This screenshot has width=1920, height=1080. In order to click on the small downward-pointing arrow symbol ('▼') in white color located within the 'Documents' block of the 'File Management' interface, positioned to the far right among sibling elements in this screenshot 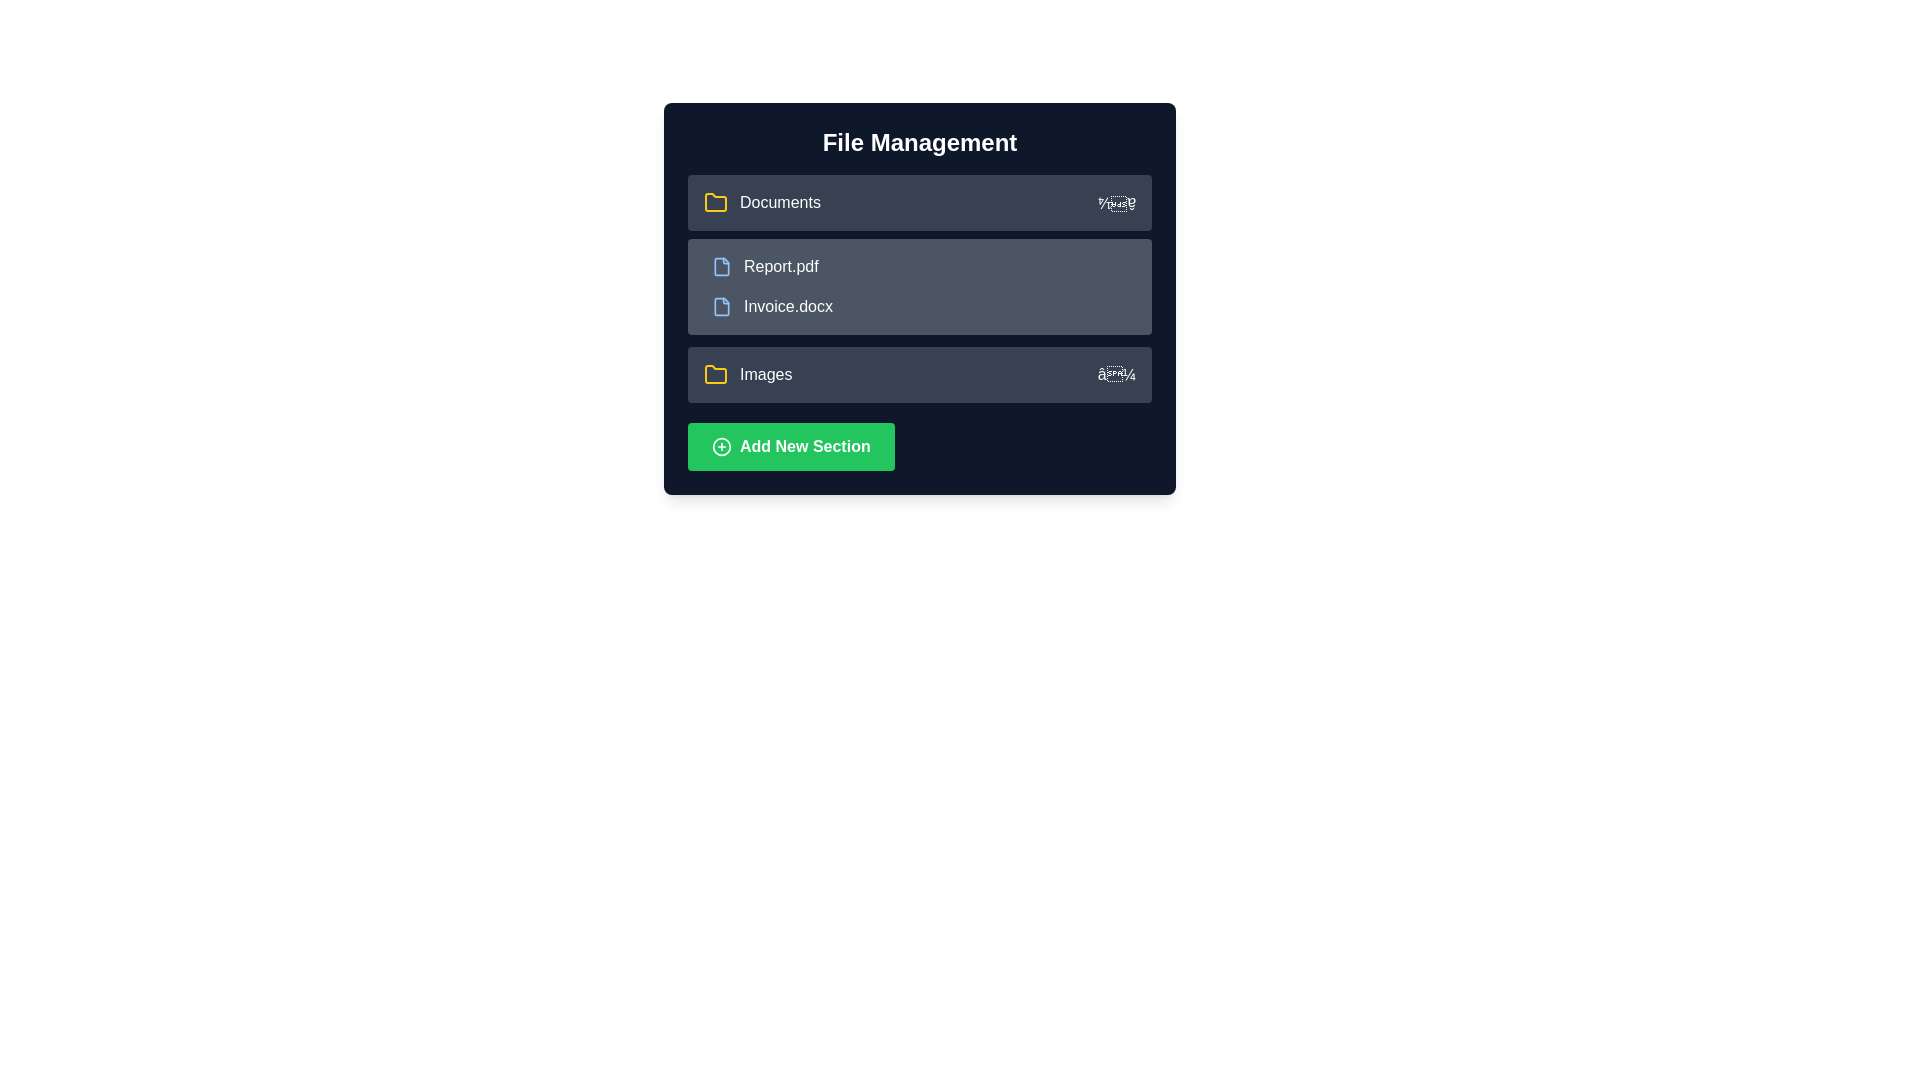, I will do `click(1115, 203)`.